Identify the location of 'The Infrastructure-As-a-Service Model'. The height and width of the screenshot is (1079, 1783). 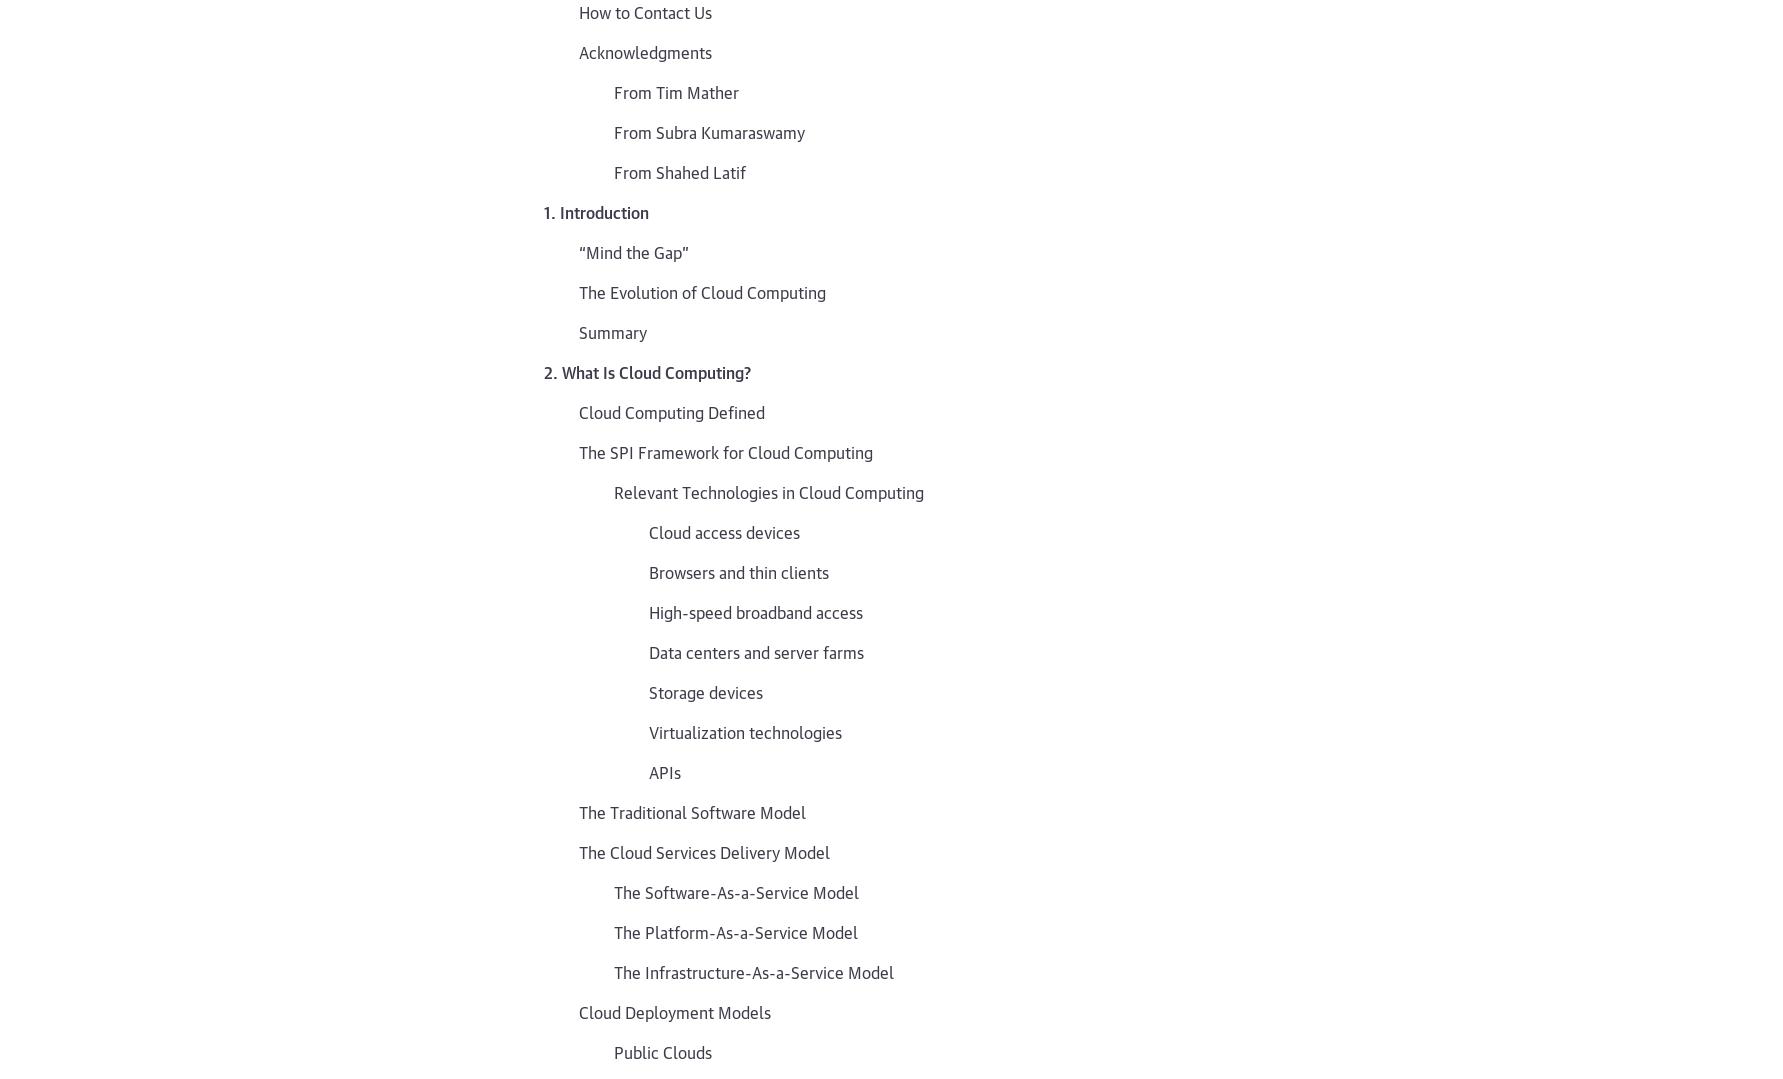
(753, 969).